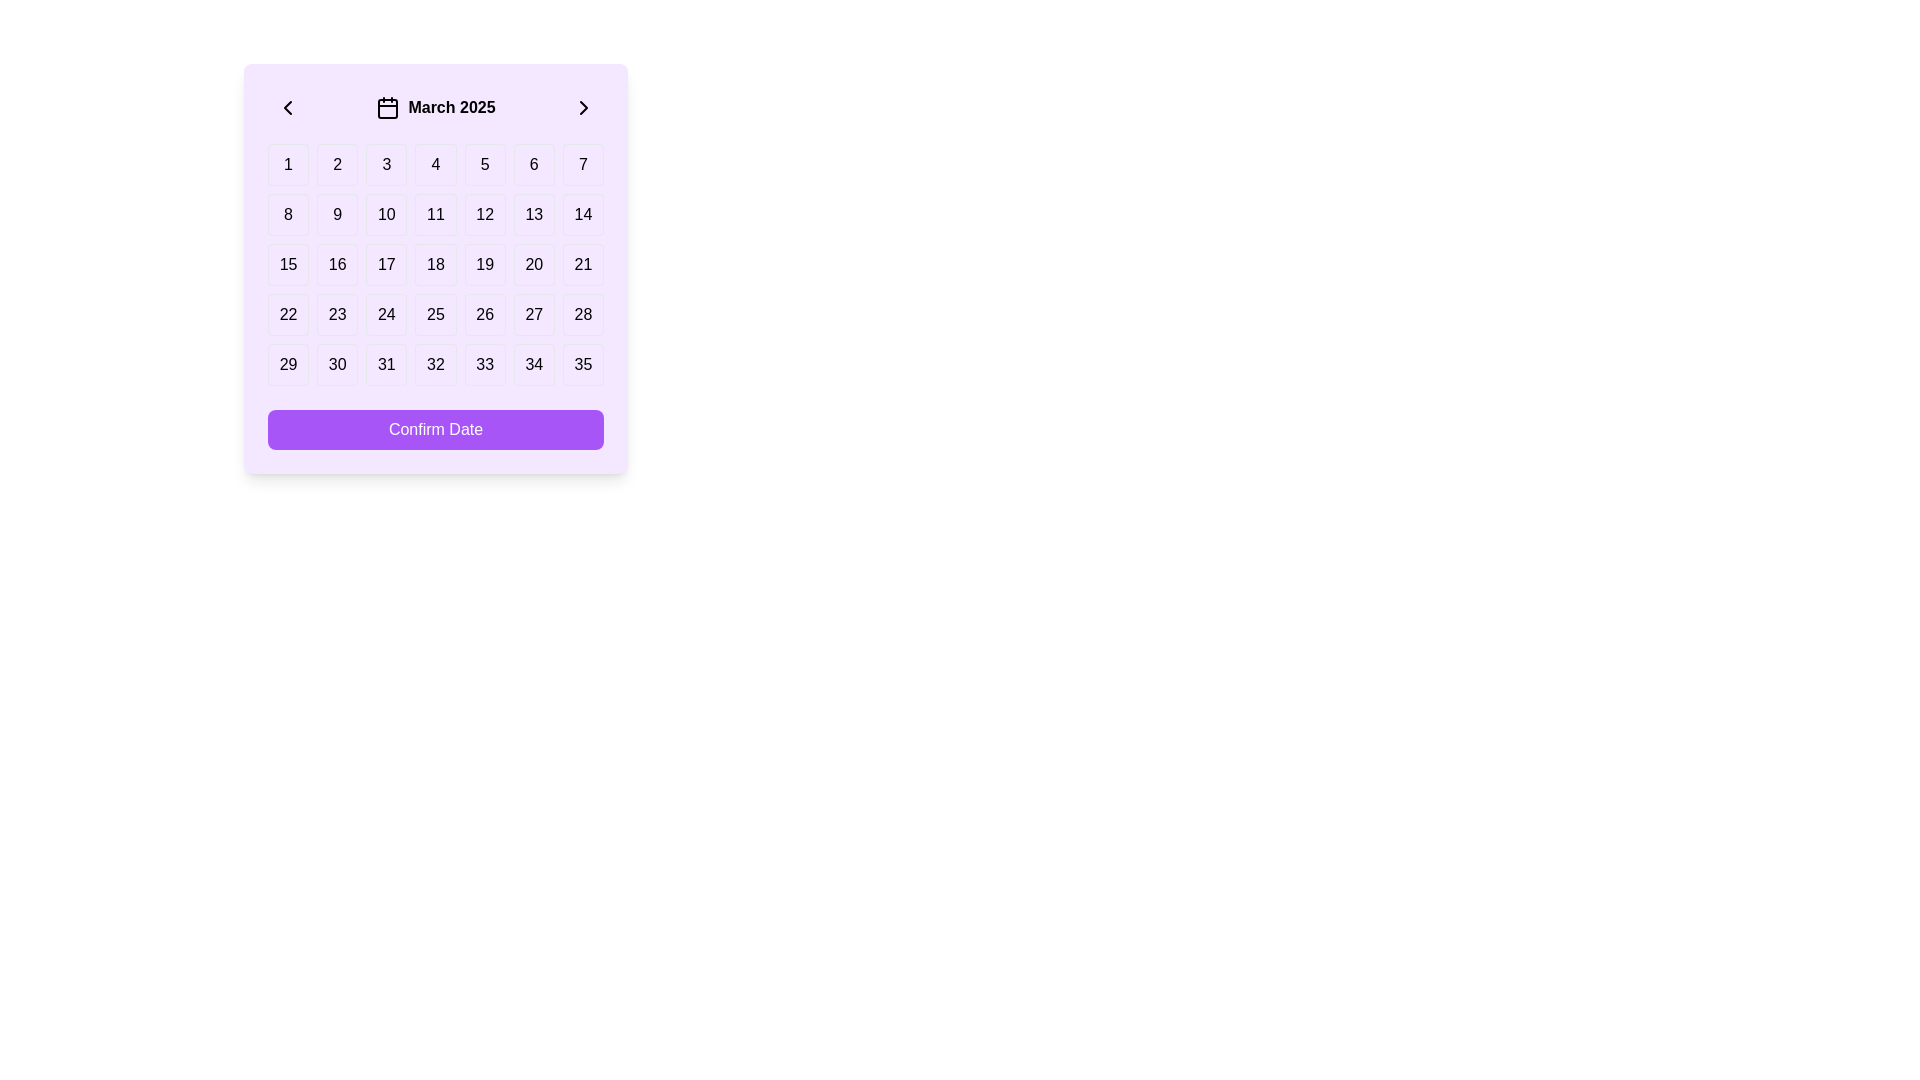  What do you see at coordinates (287, 215) in the screenshot?
I see `the interactive button in the first column of the second row of the grid` at bounding box center [287, 215].